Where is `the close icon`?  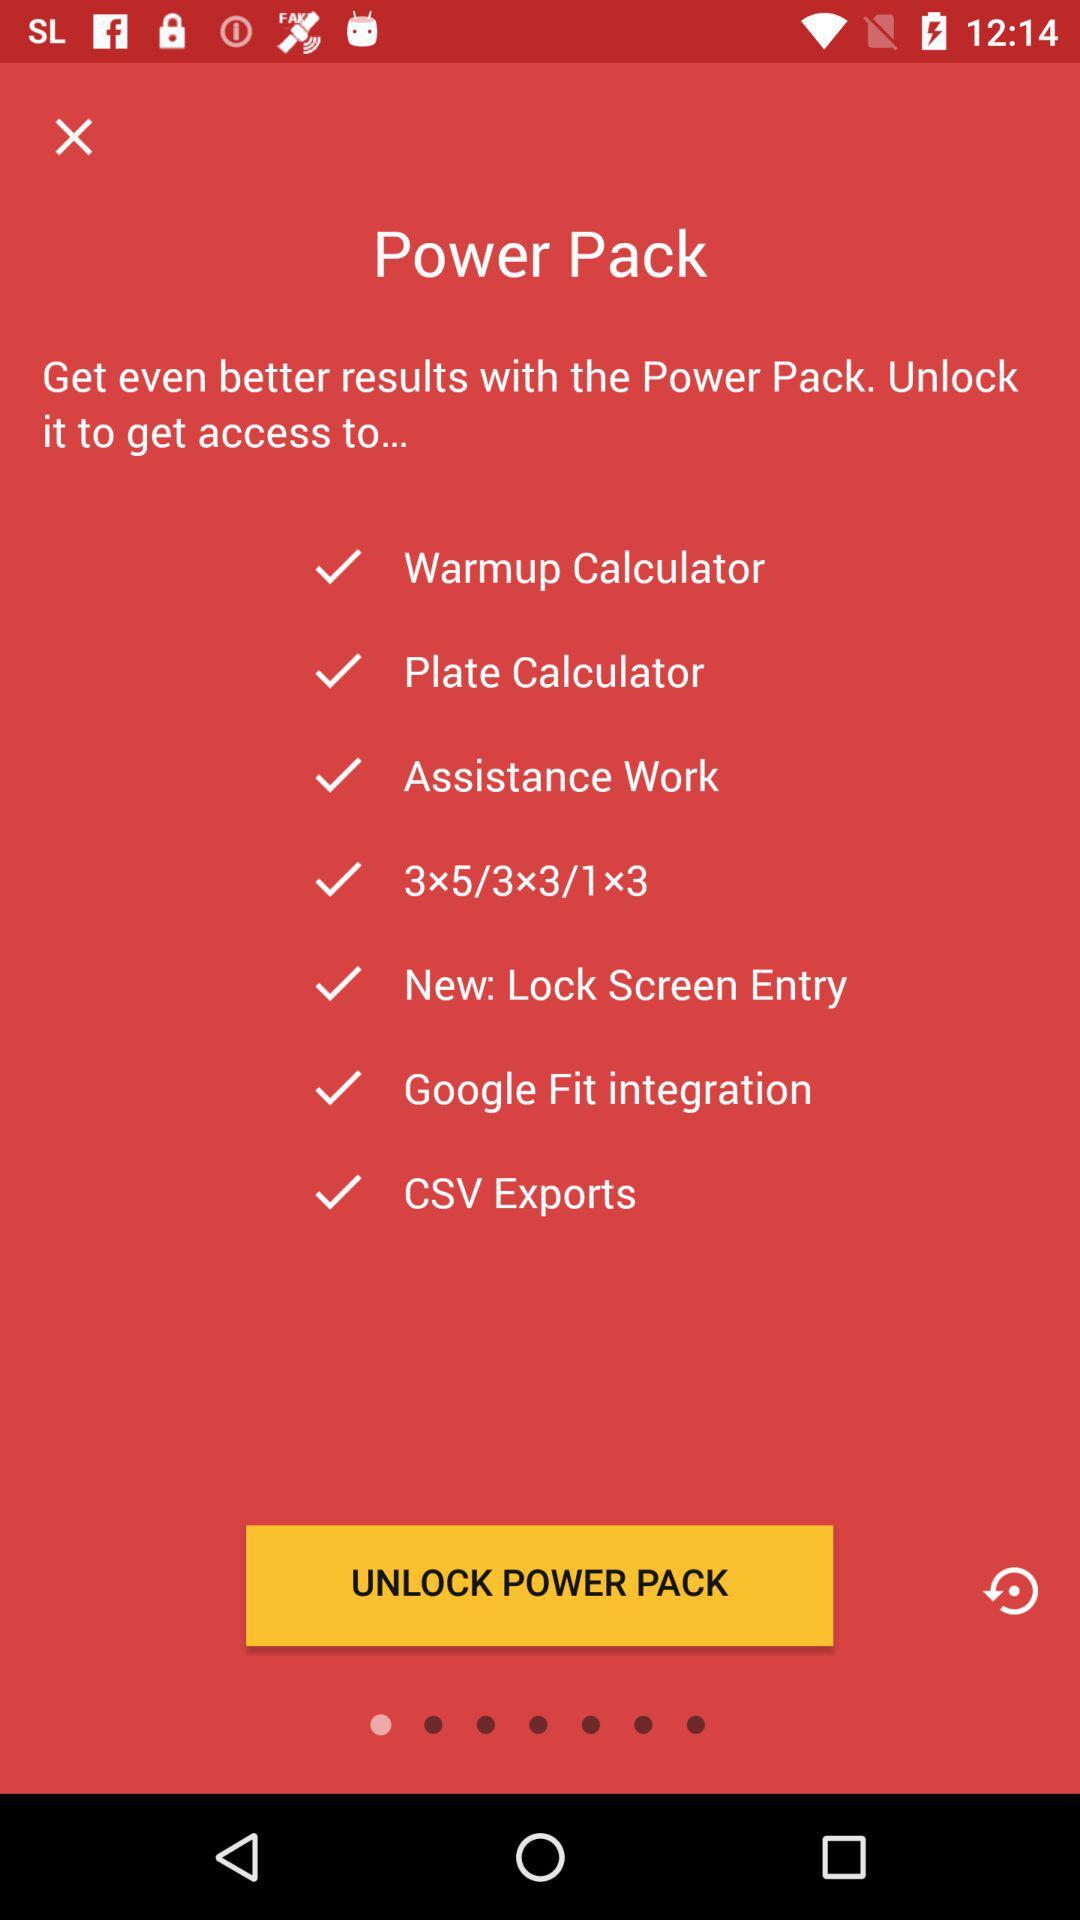
the close icon is located at coordinates (72, 135).